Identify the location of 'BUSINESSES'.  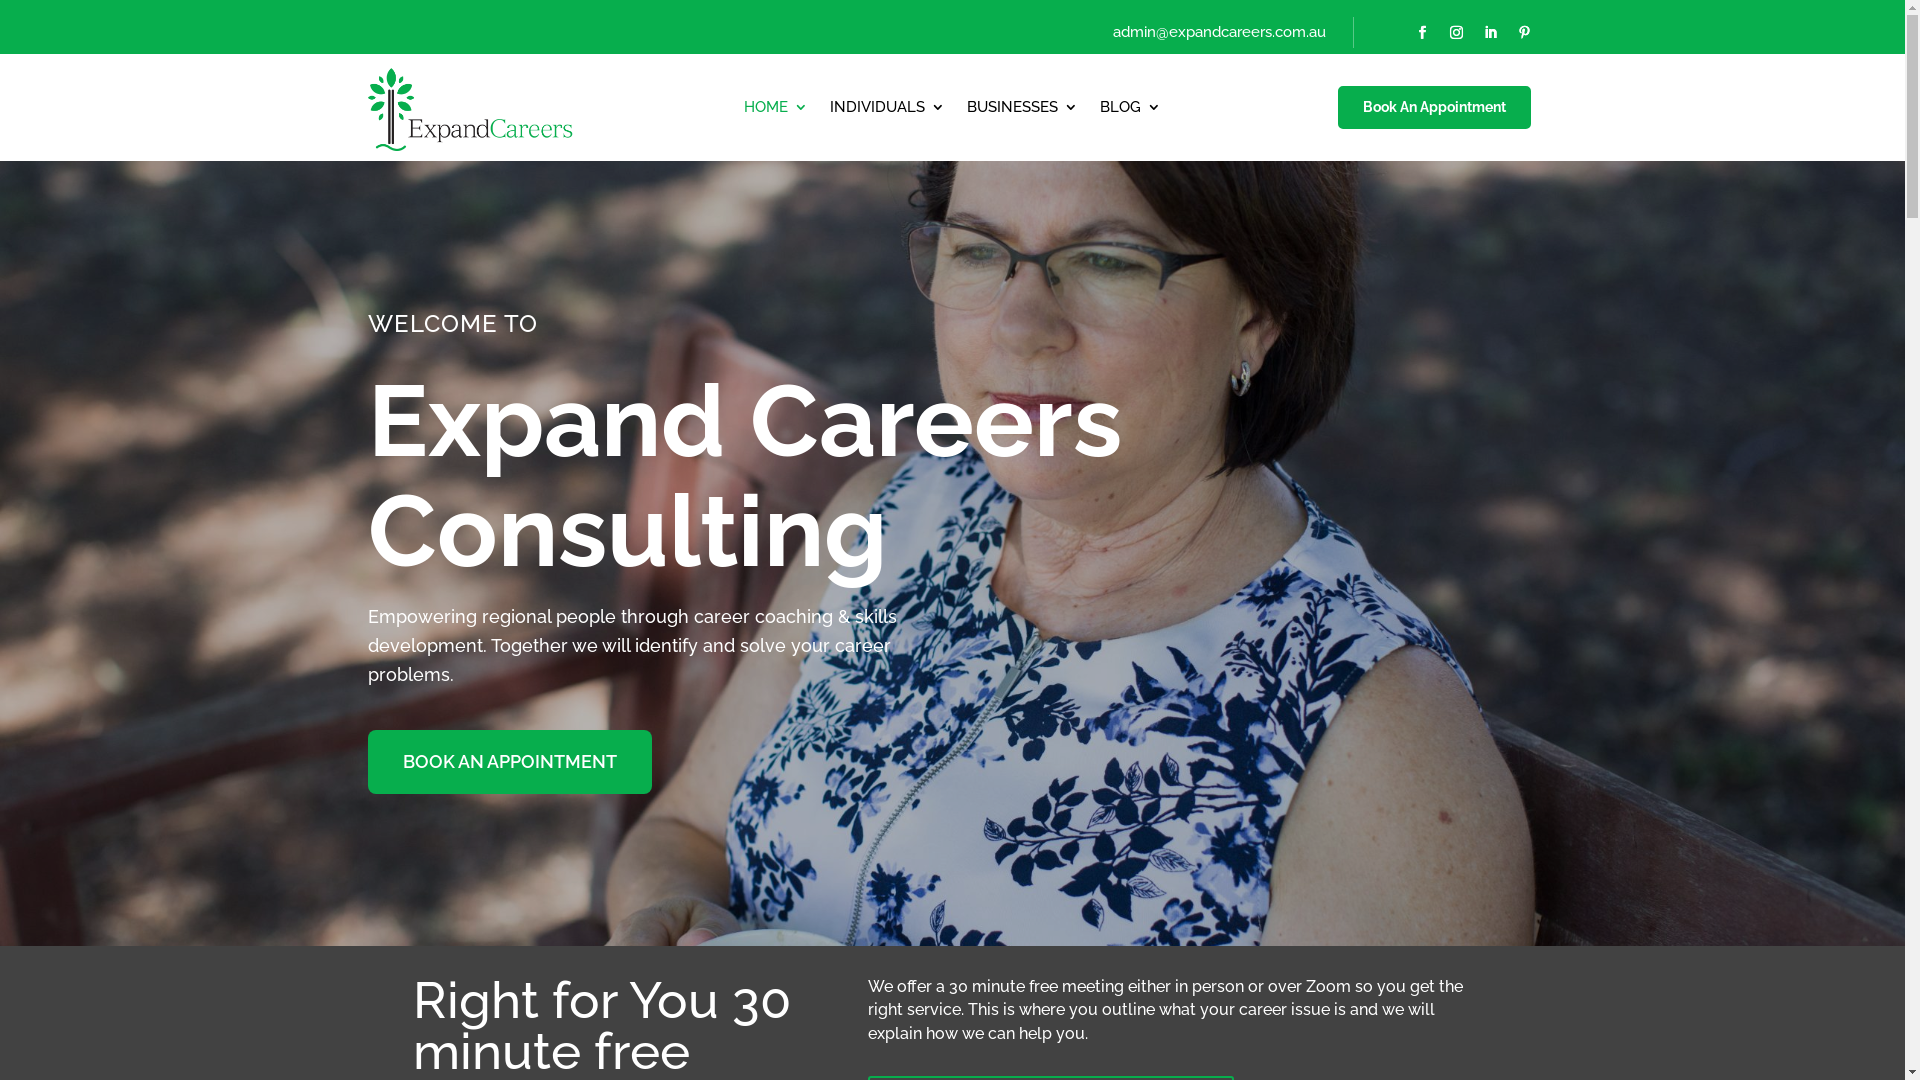
(1022, 111).